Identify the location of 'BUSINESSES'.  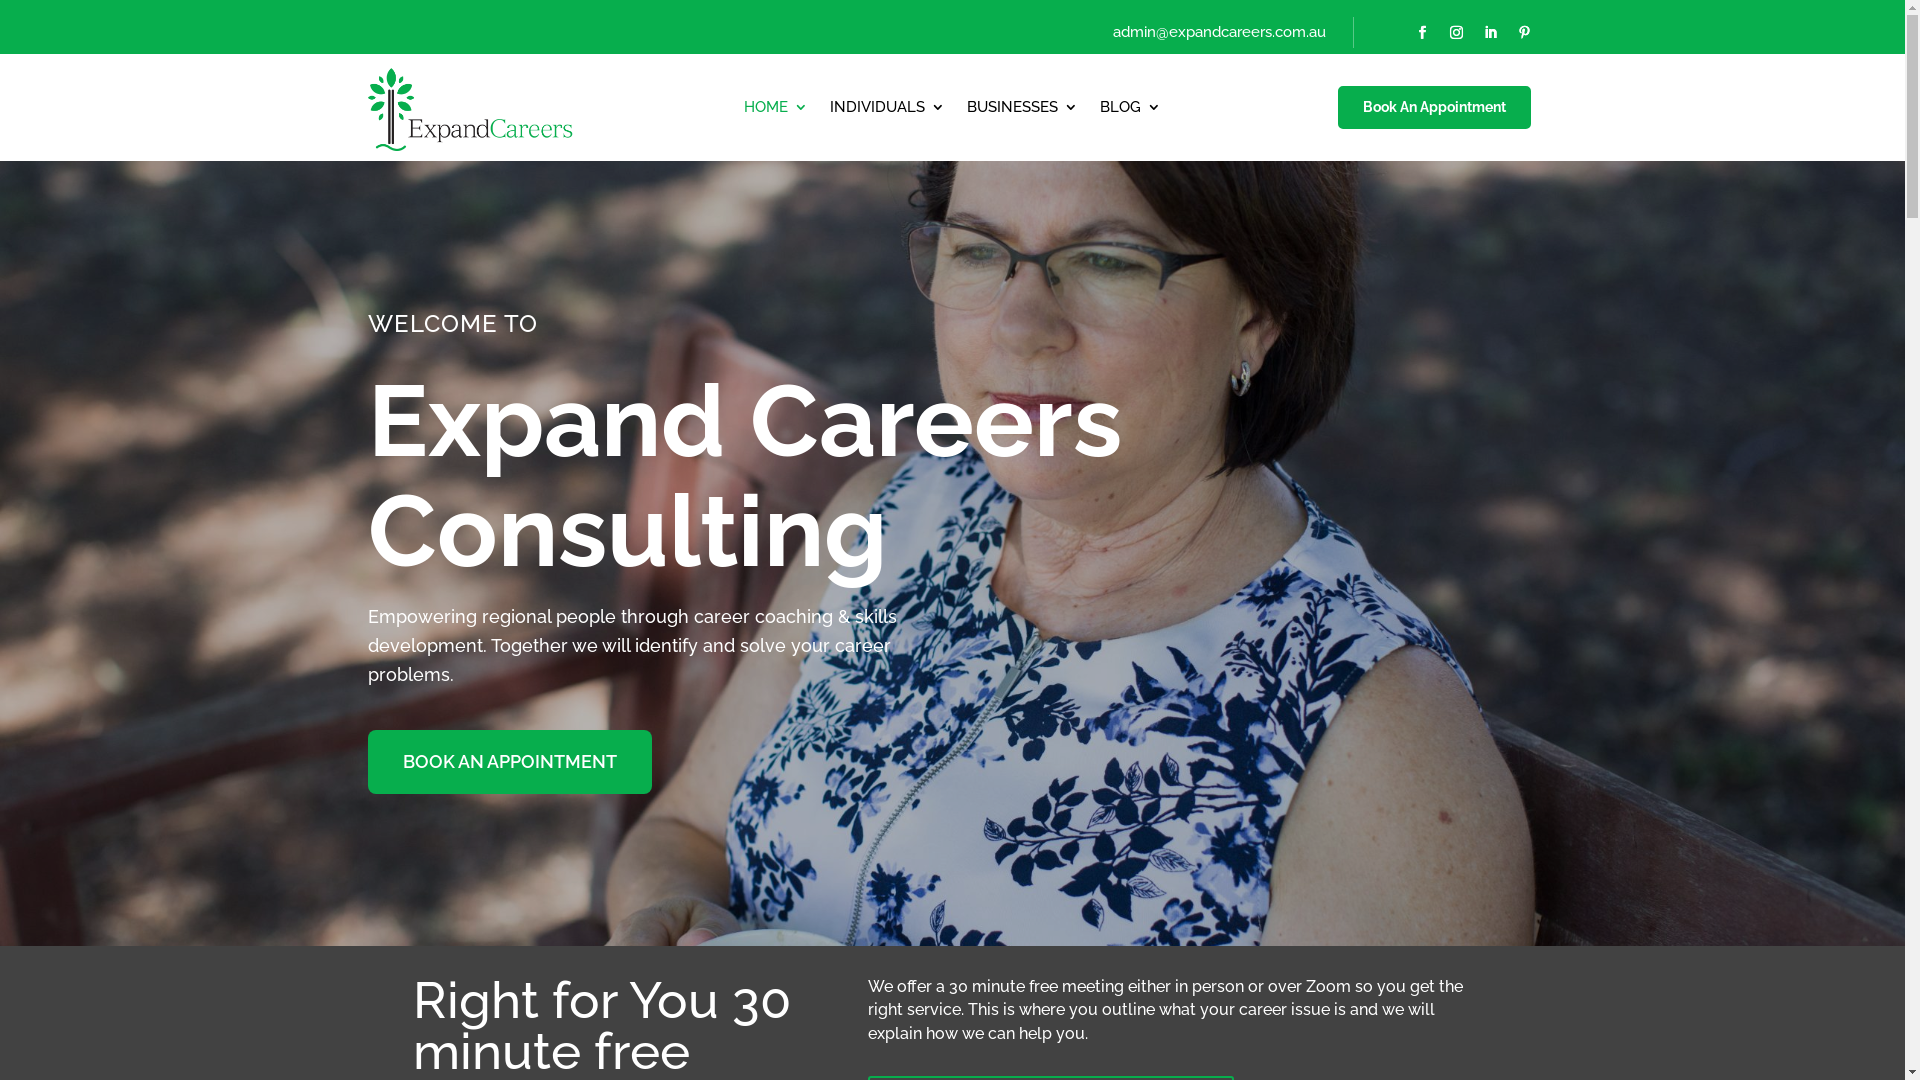
(1022, 111).